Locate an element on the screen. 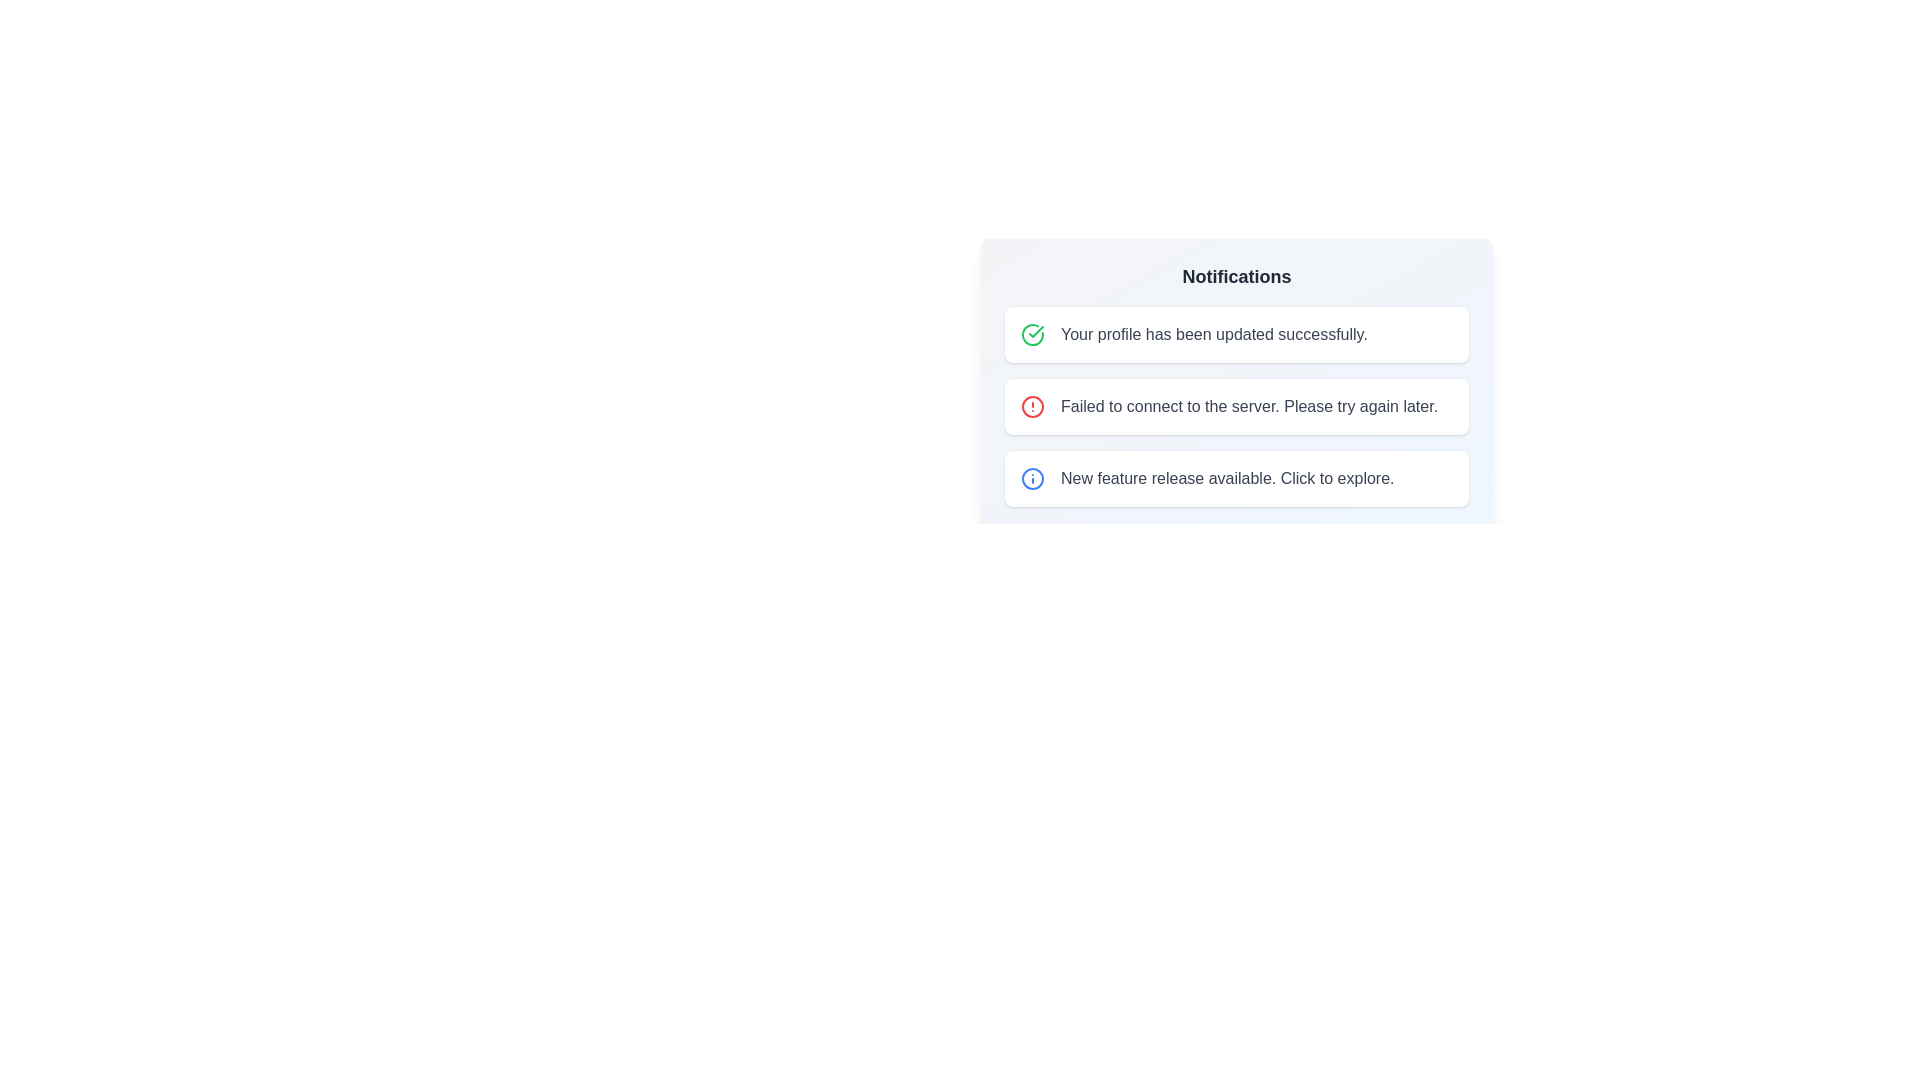 The height and width of the screenshot is (1080, 1920). text notification 'New feature release available. Click to explore.' which is styled with gray text on a white background, located in the third position of a vertical list within a notification panel is located at coordinates (1226, 478).